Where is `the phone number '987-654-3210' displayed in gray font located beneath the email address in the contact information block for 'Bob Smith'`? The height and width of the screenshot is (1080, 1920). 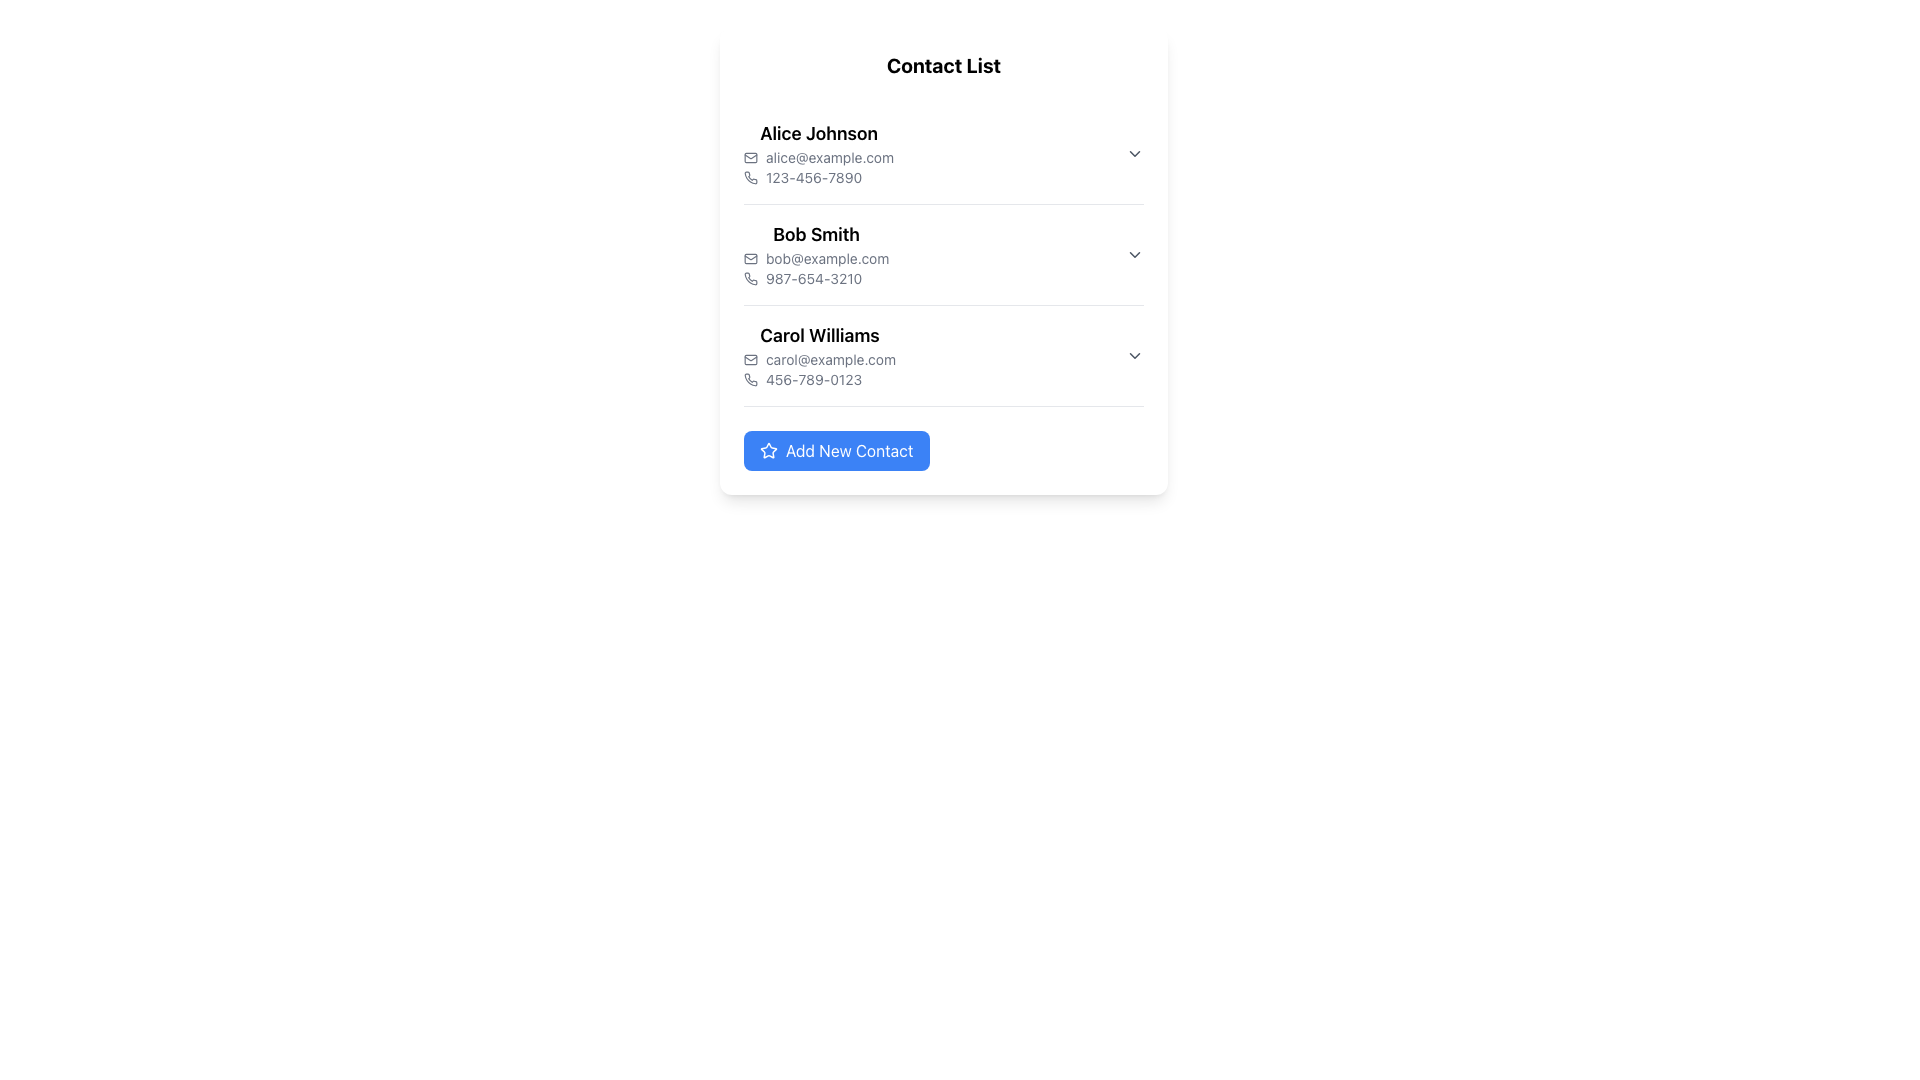
the phone number '987-654-3210' displayed in gray font located beneath the email address in the contact information block for 'Bob Smith' is located at coordinates (816, 278).